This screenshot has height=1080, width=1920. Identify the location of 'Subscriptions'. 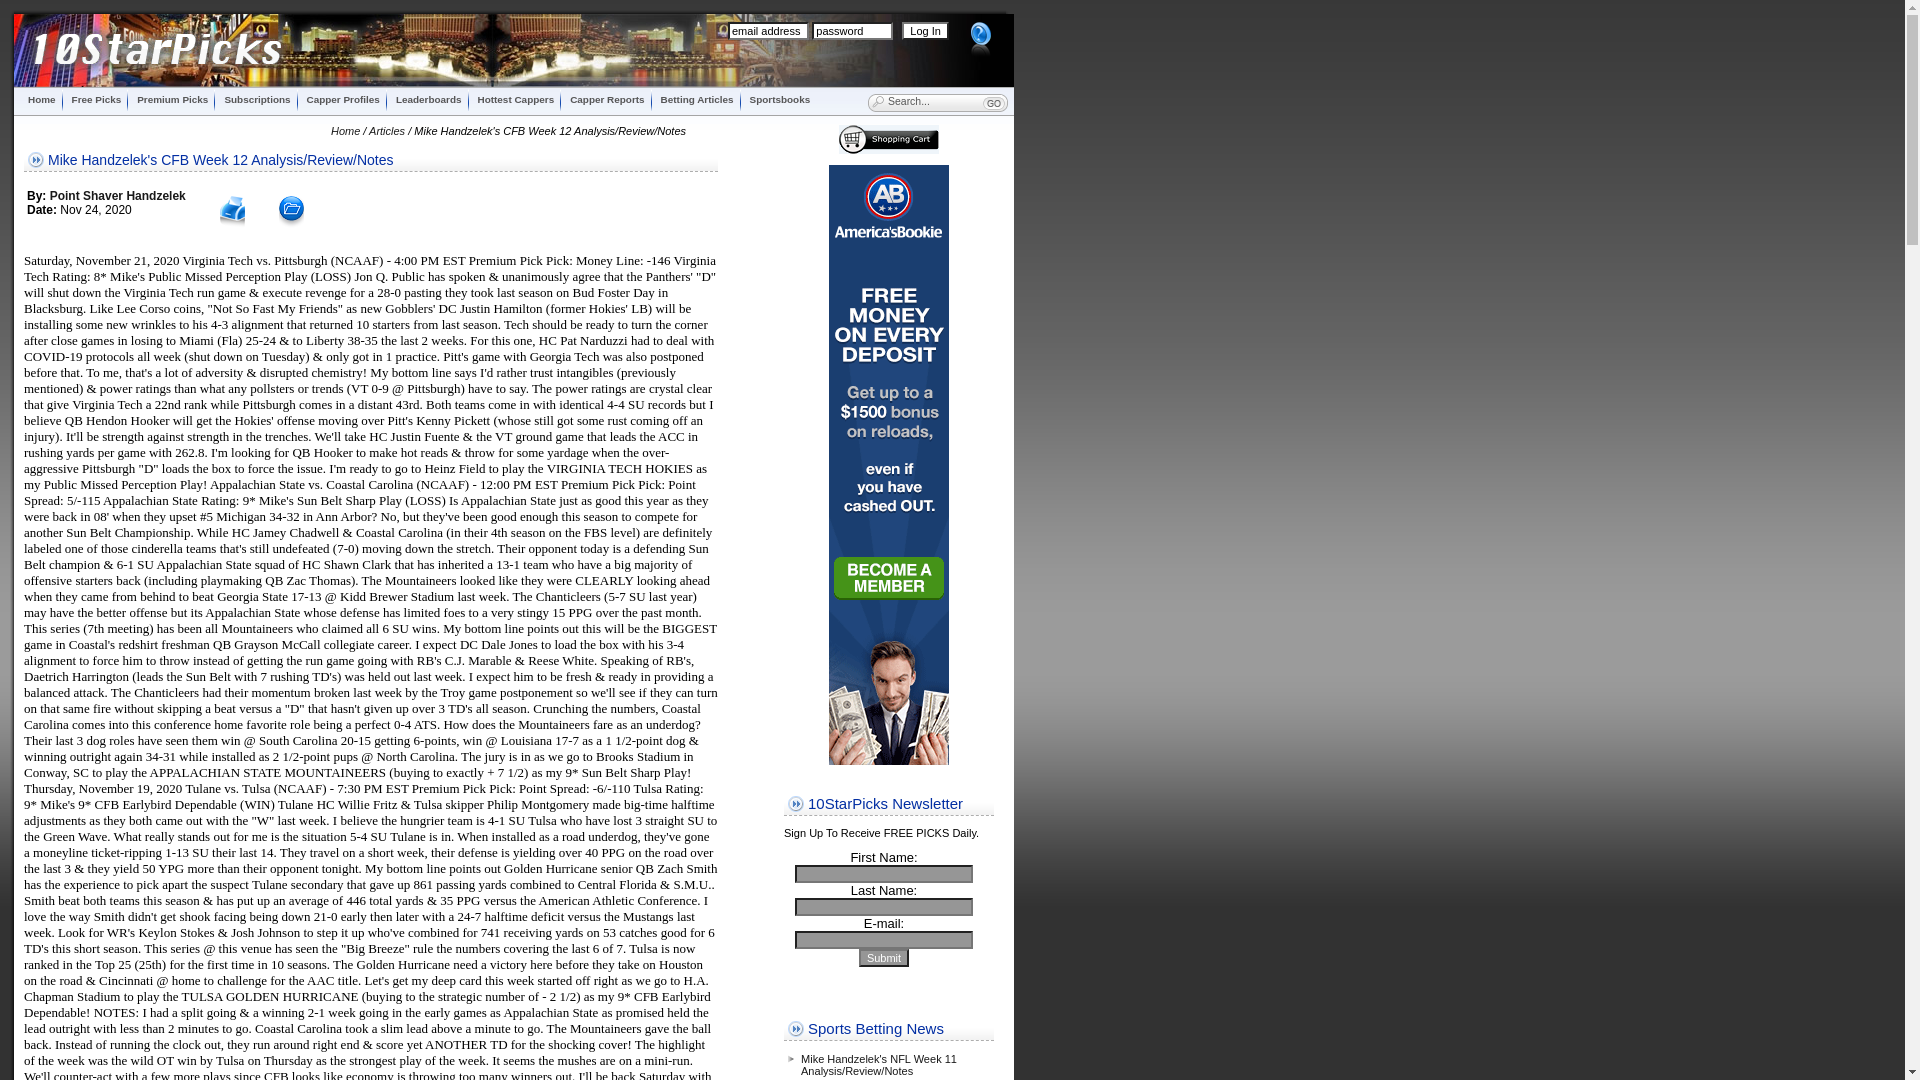
(216, 100).